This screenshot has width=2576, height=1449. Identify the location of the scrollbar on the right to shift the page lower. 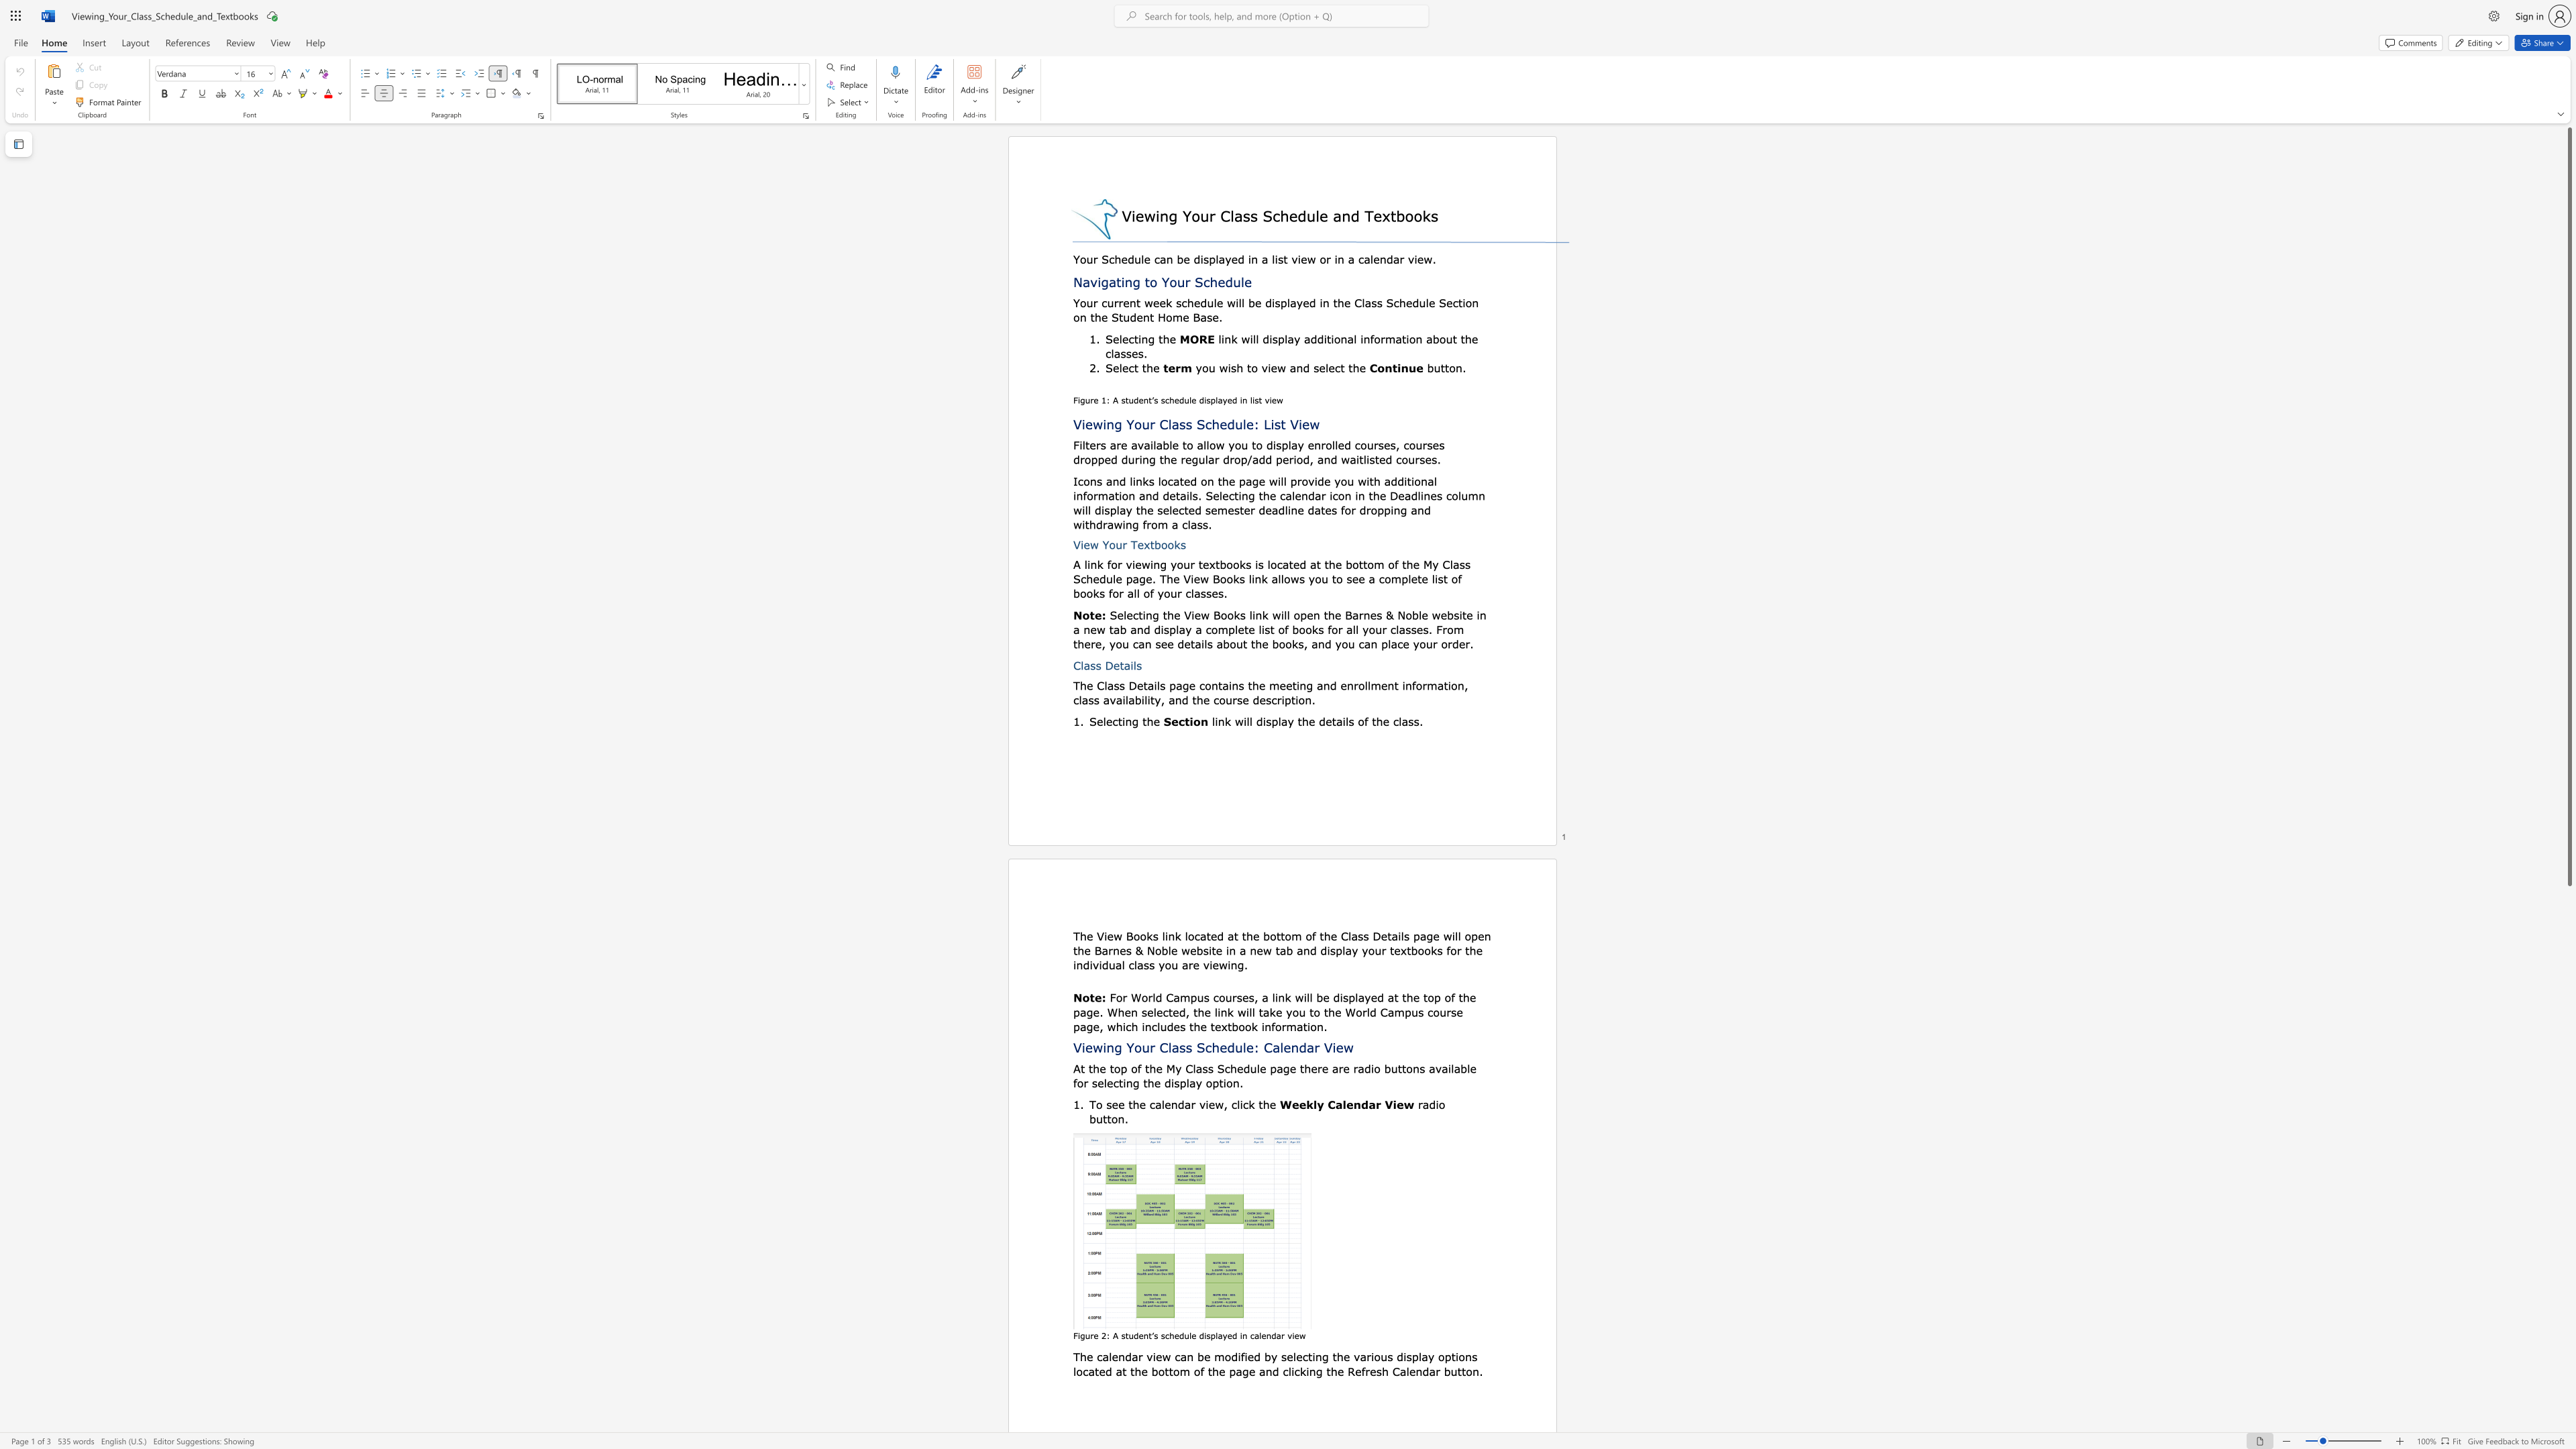
(2568, 1072).